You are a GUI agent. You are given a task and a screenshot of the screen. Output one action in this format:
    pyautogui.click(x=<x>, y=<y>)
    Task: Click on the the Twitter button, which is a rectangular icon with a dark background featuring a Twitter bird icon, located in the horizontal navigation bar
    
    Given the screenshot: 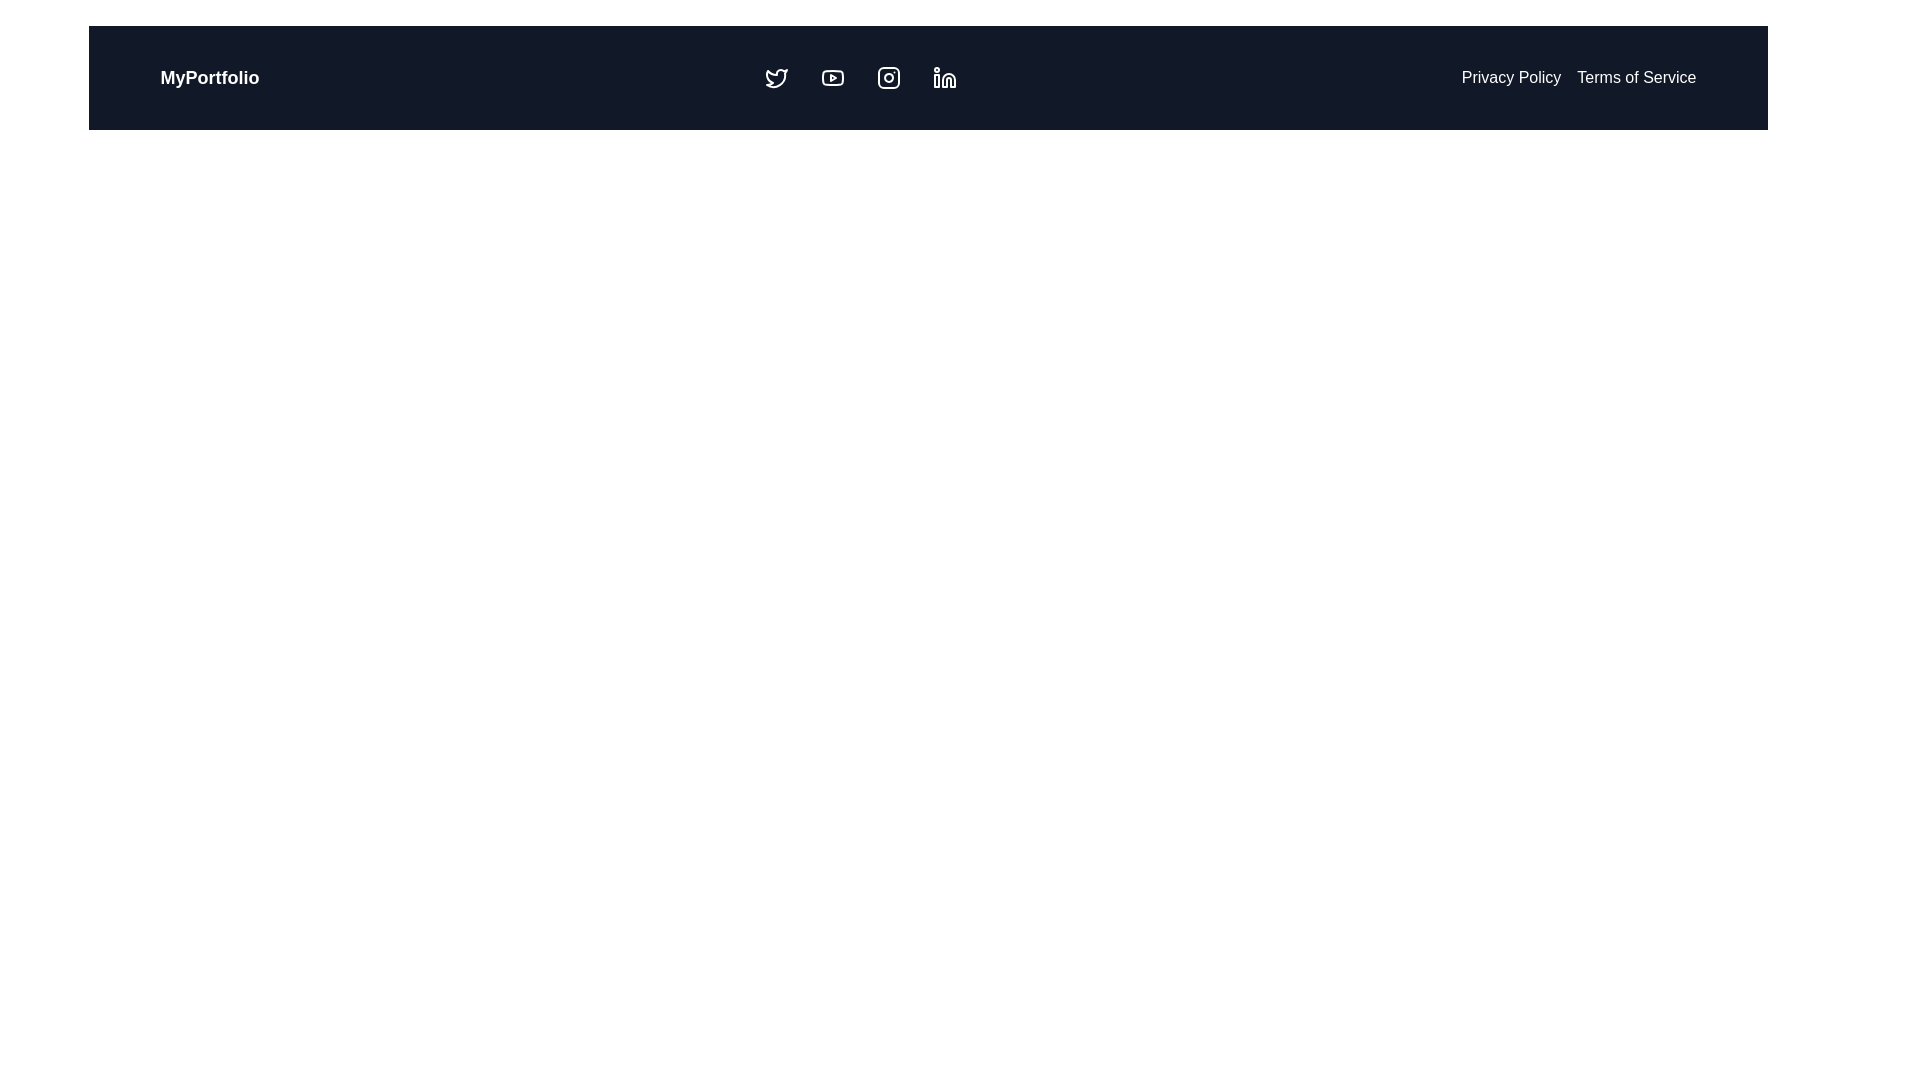 What is the action you would take?
    pyautogui.click(x=775, y=76)
    